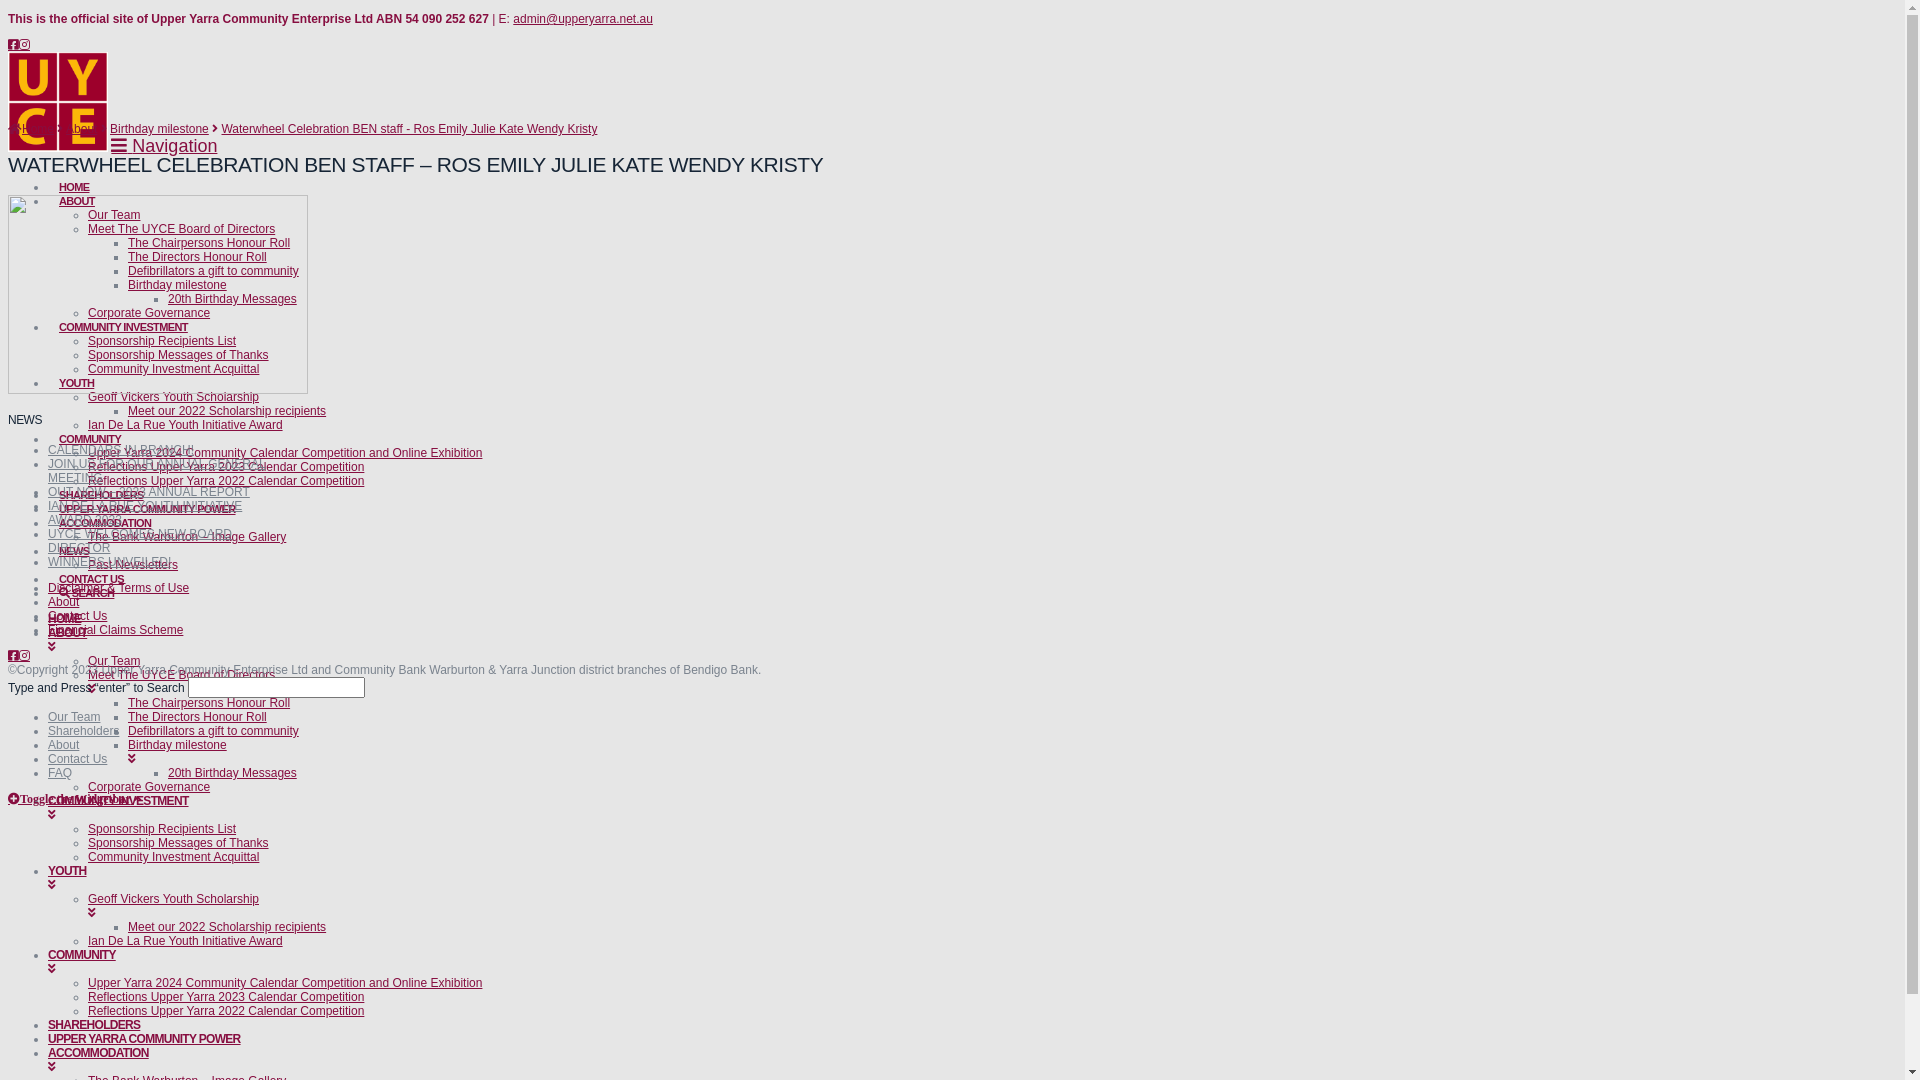 The width and height of the screenshot is (1920, 1080). I want to click on 'CALENDARS IN BRANCH!', so click(119, 450).